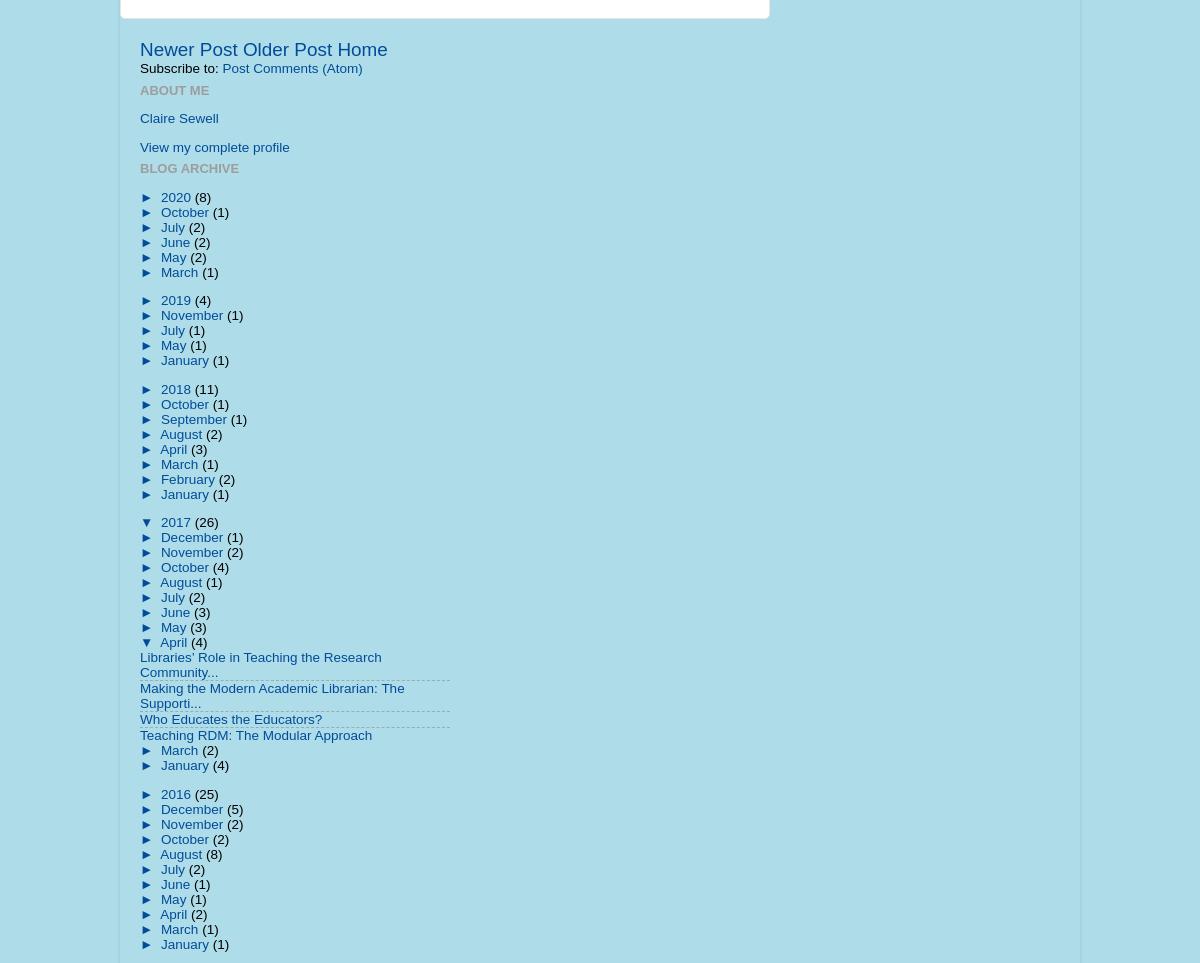 This screenshot has height=963, width=1200. I want to click on '2018', so click(176, 387).